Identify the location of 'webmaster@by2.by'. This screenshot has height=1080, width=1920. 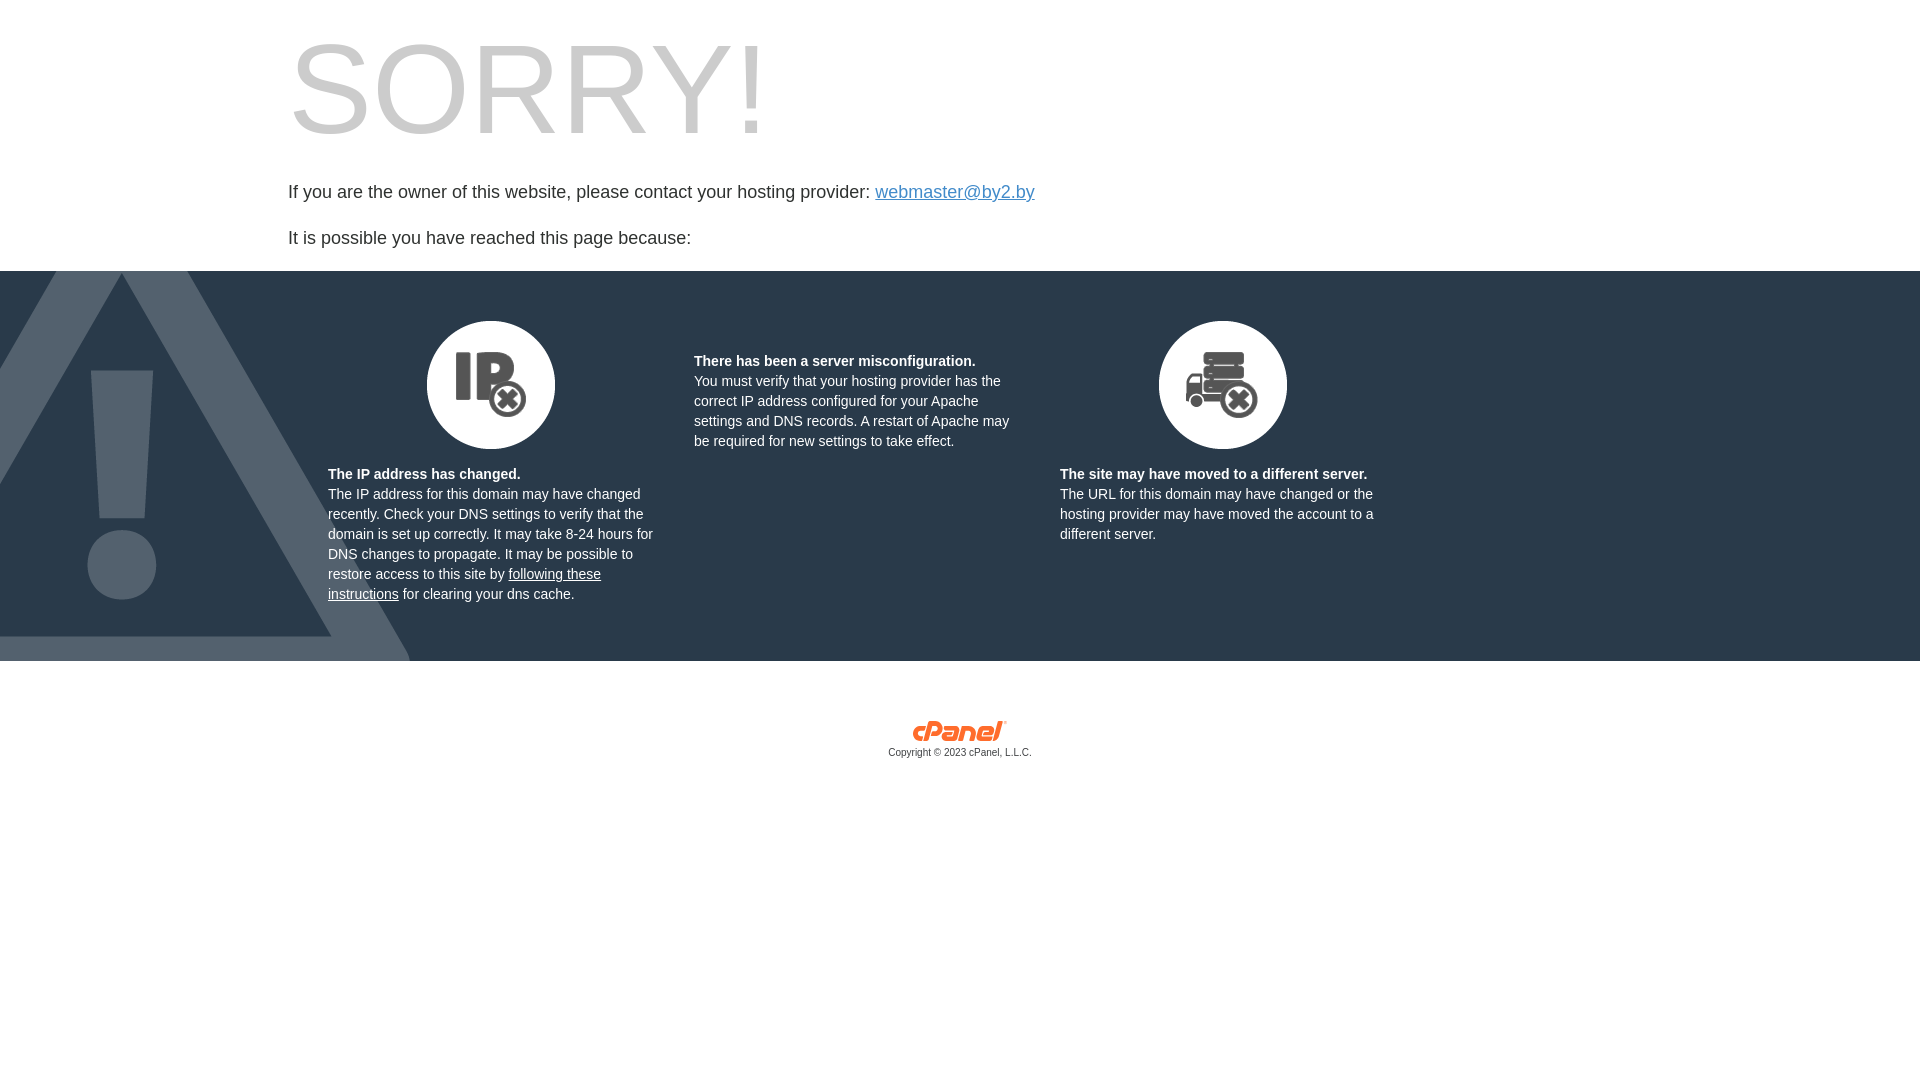
(953, 192).